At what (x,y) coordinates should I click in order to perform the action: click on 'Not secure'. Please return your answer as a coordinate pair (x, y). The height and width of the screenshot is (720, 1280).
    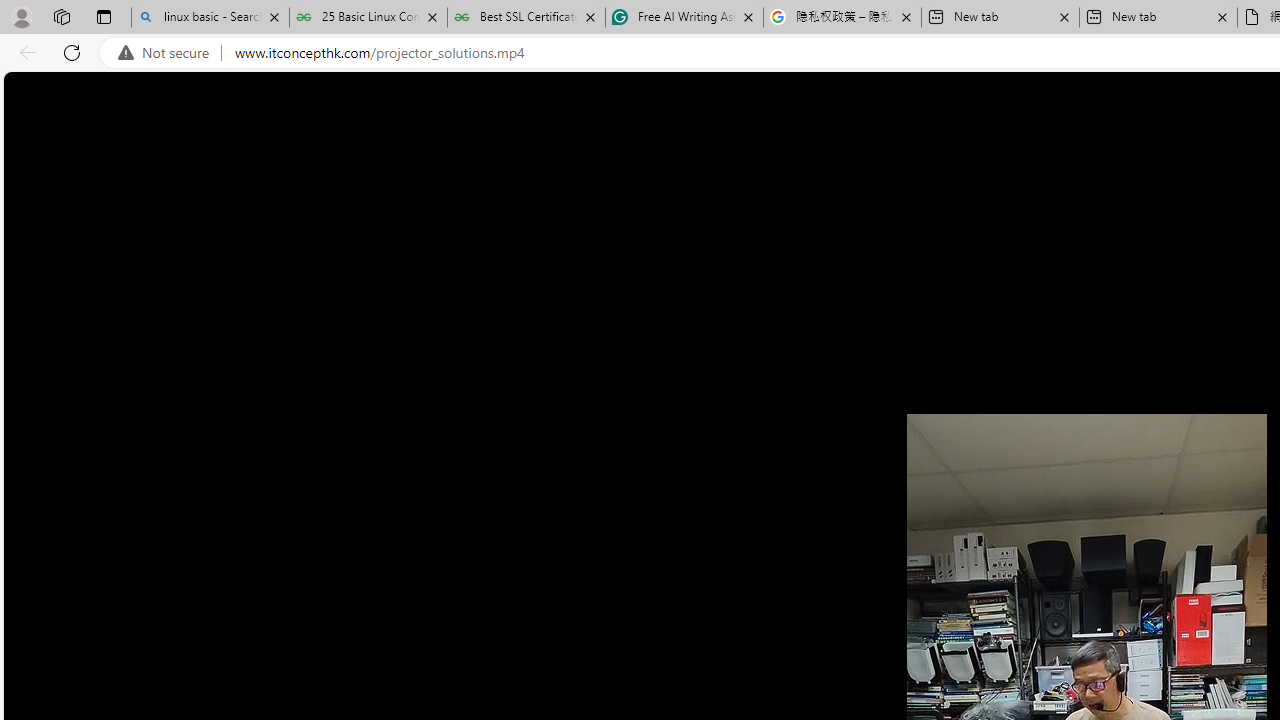
    Looking at the image, I should click on (168, 52).